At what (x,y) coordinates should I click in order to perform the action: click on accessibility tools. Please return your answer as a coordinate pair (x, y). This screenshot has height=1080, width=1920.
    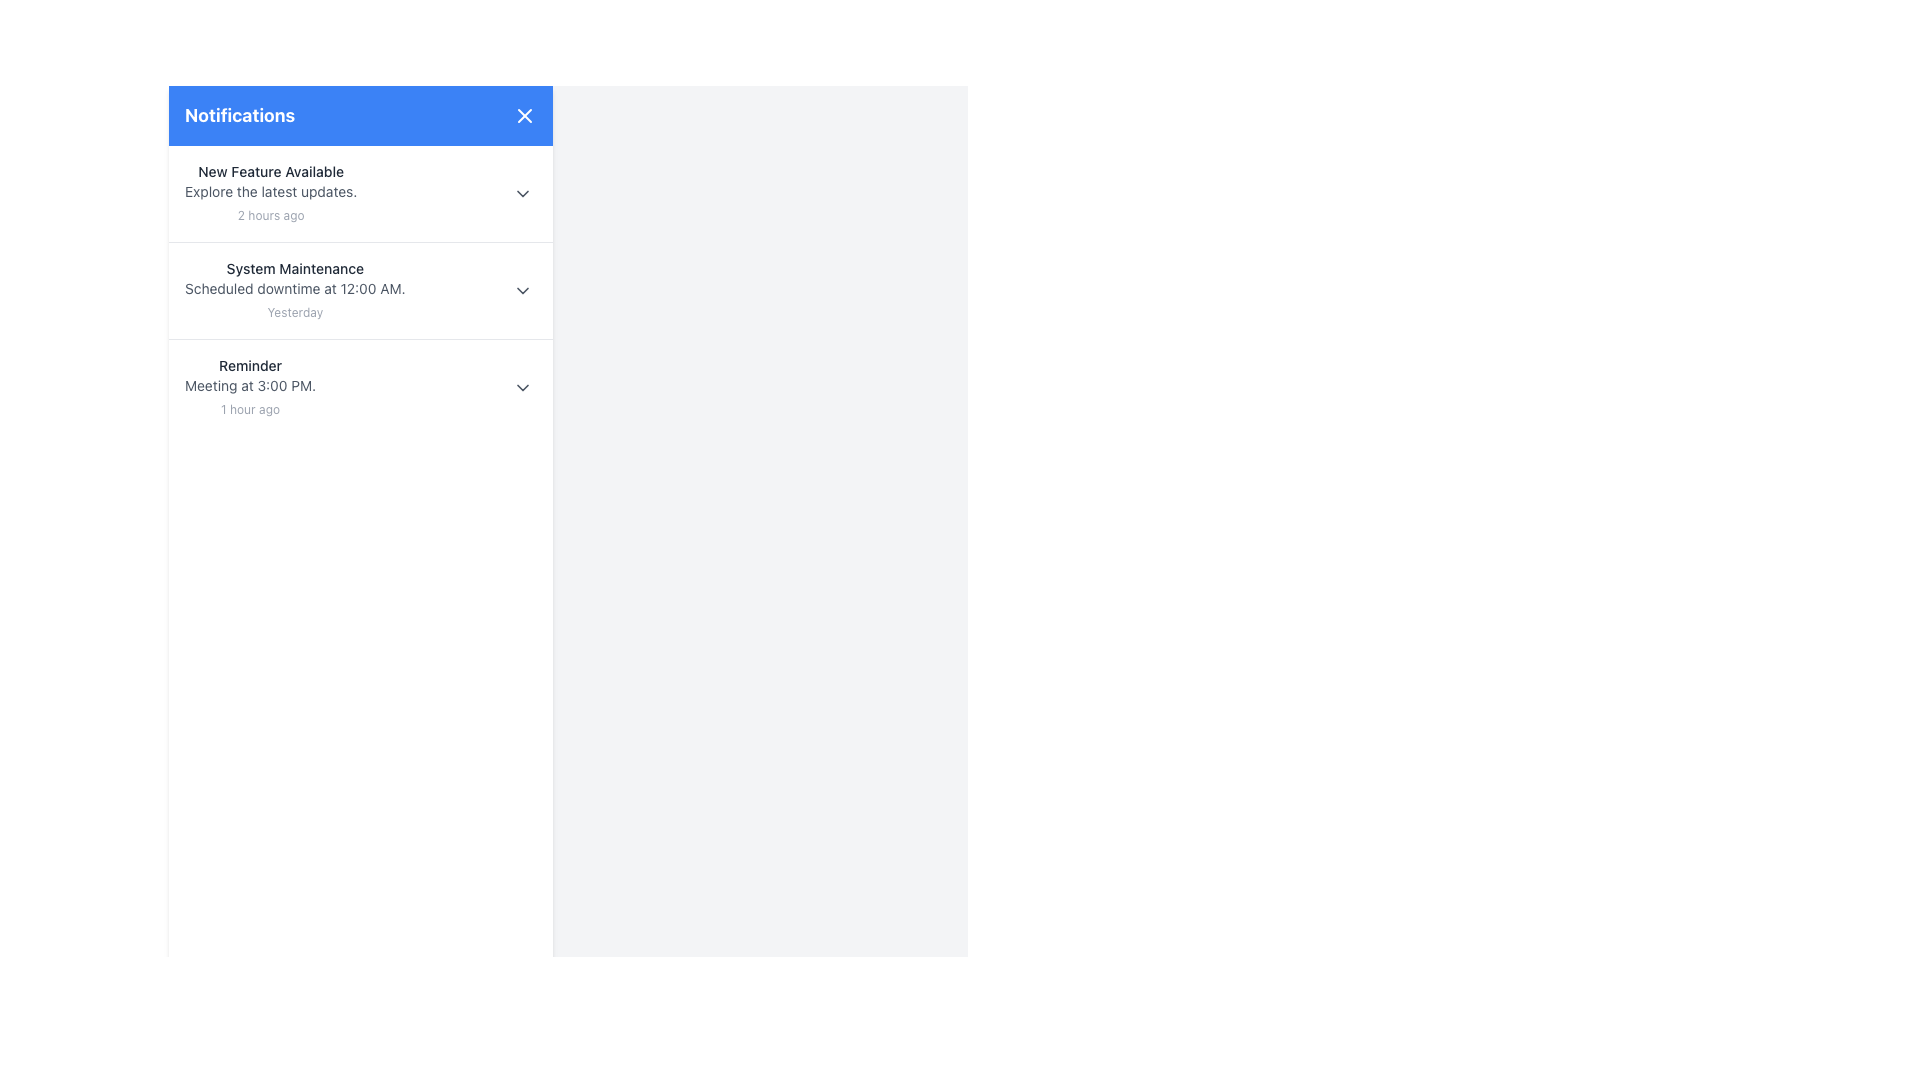
    Looking at the image, I should click on (249, 388).